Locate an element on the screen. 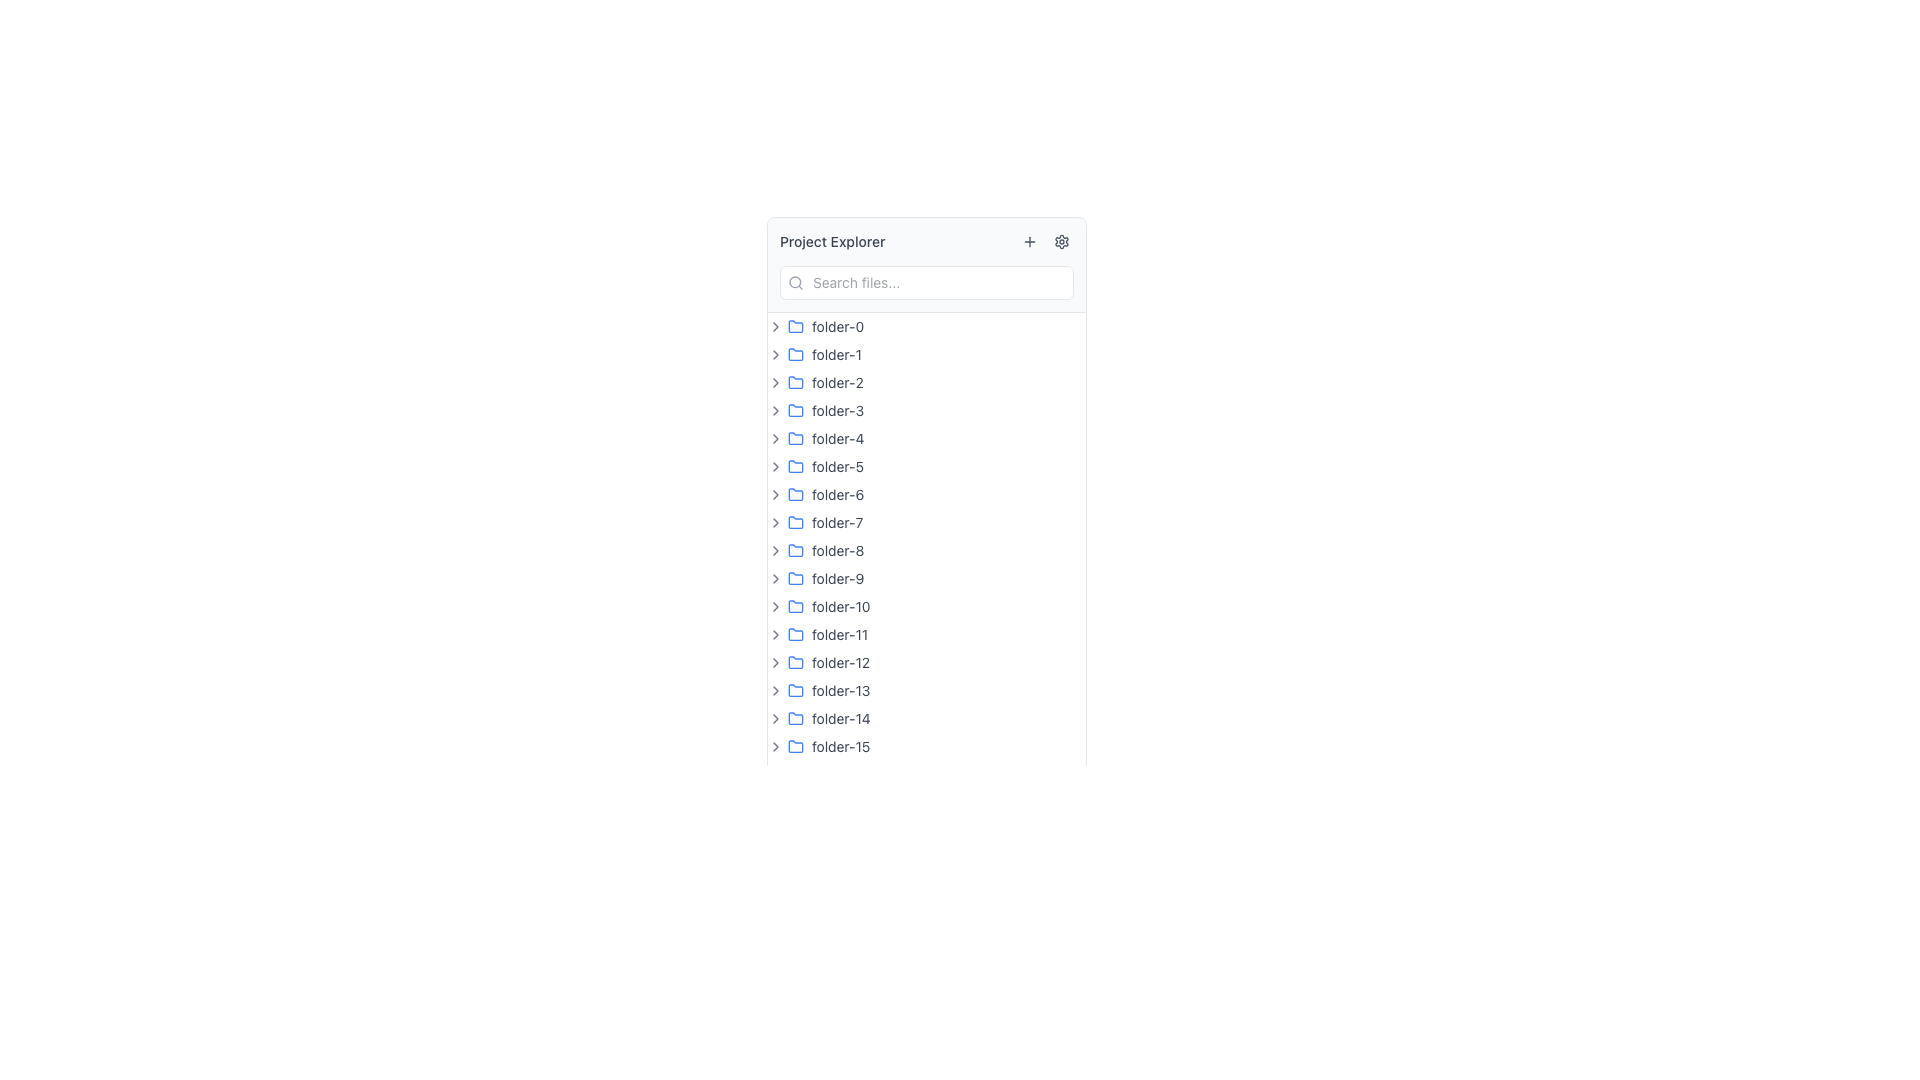 The height and width of the screenshot is (1080, 1920). the list item titled 'folder-13' in the Project Explorer is located at coordinates (925, 689).